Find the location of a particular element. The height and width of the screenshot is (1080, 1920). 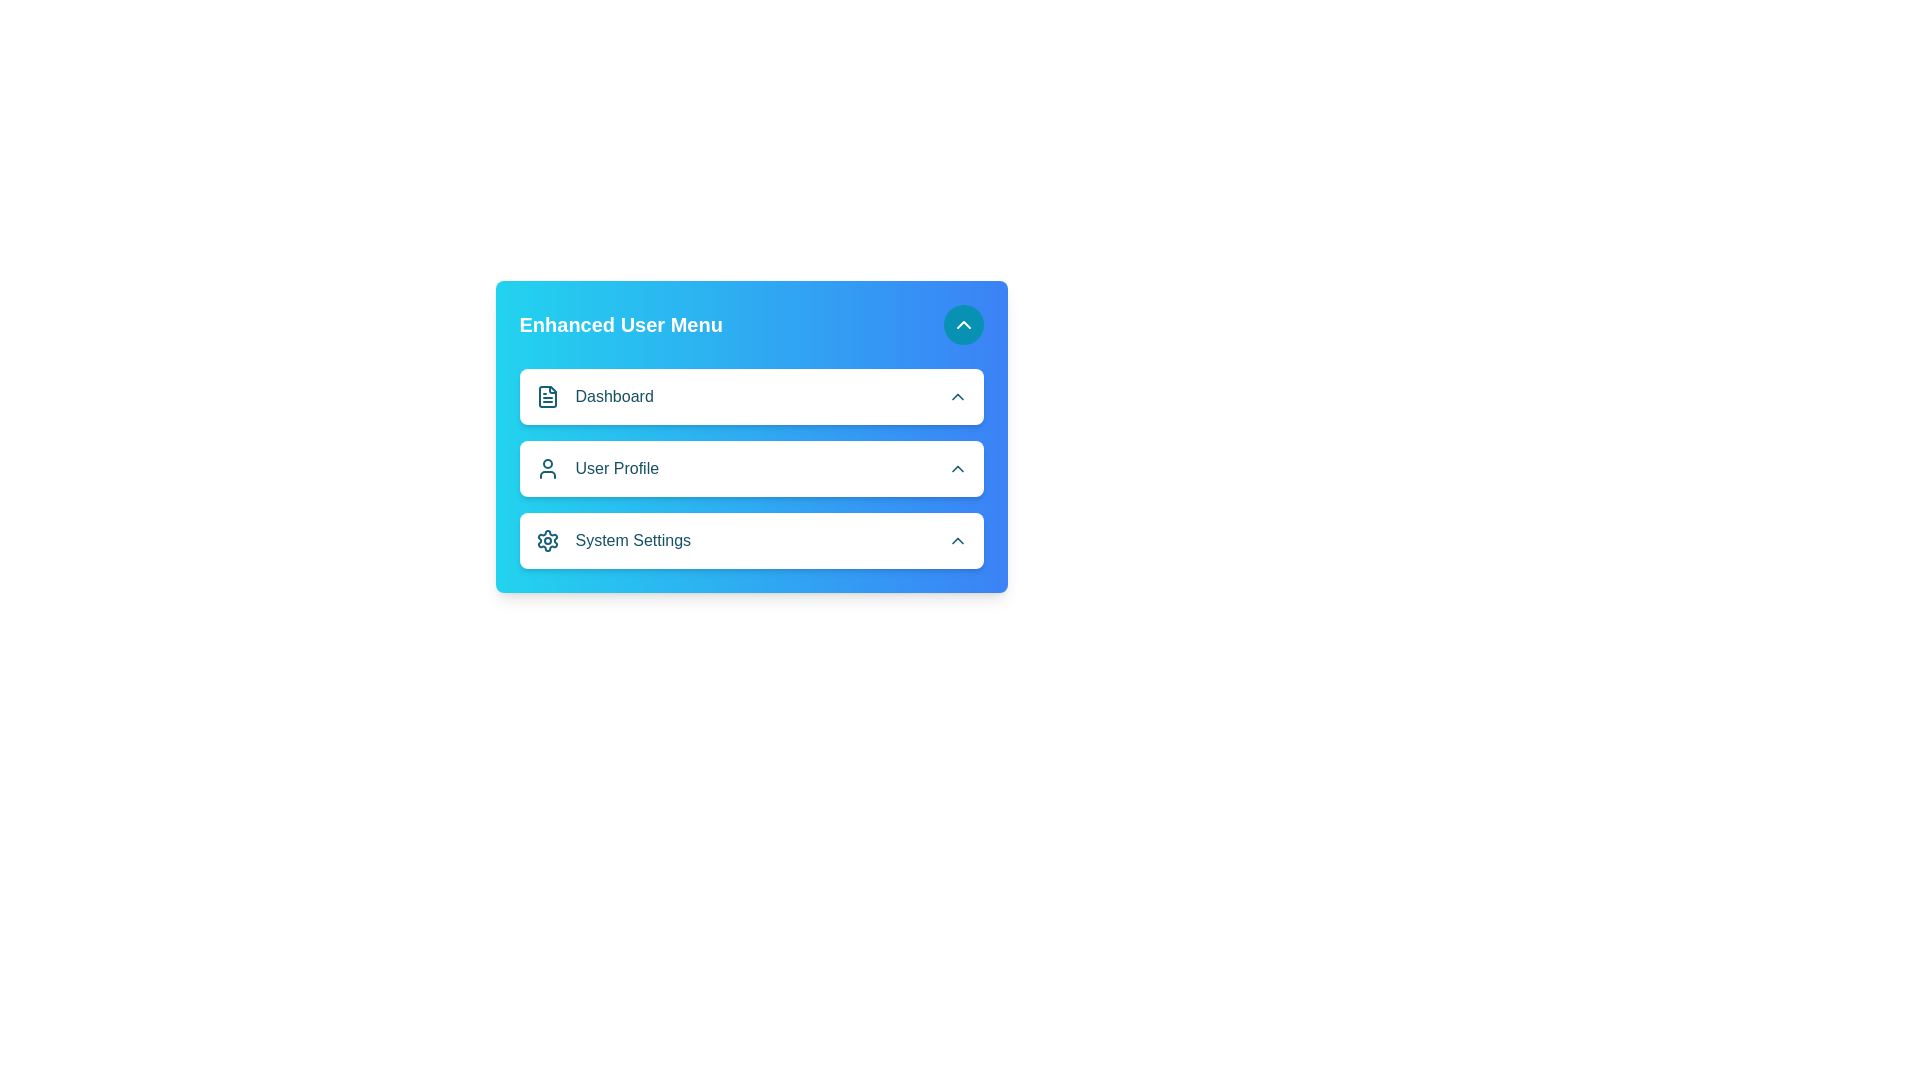

the first icon in the 'Enhanced User Menu' that resembles a document or file, styled in cyan color, located under the 'Dashboard' option is located at coordinates (547, 397).